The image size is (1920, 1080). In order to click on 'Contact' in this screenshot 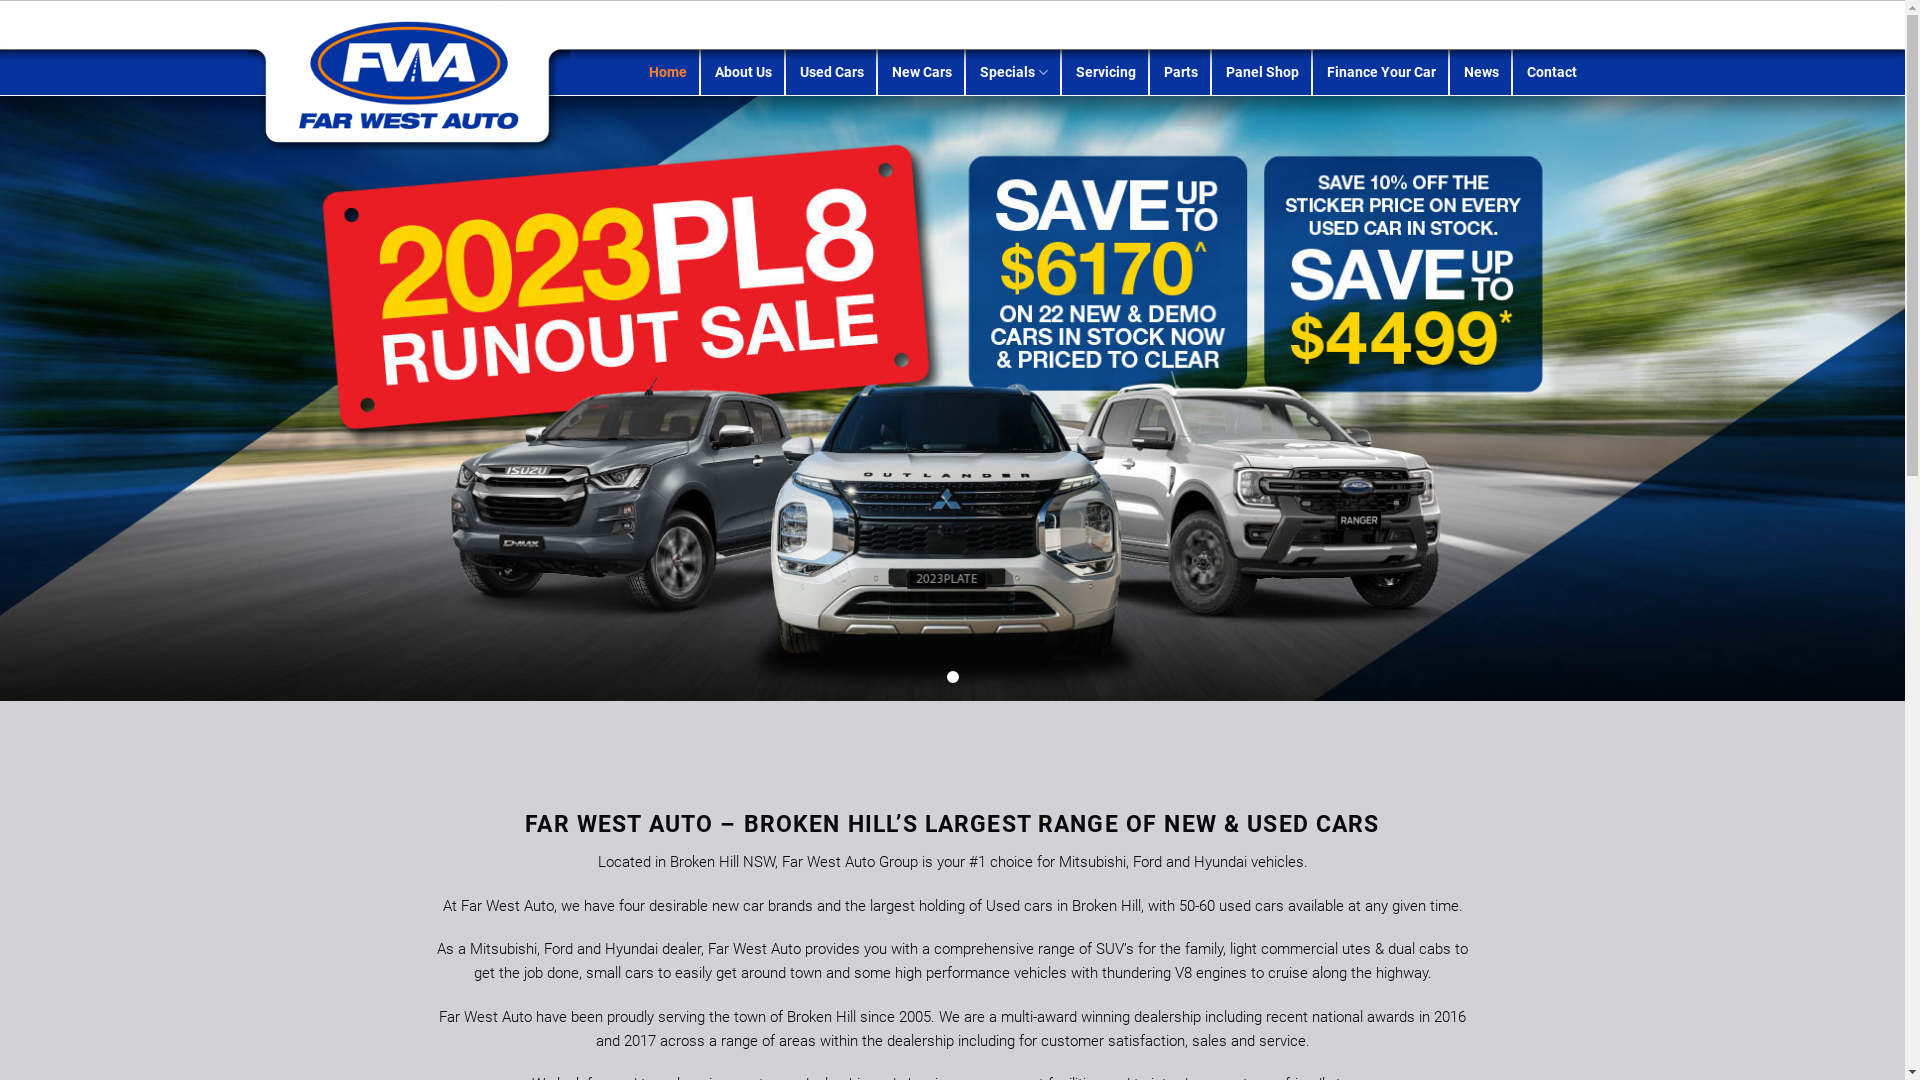, I will do `click(1550, 71)`.